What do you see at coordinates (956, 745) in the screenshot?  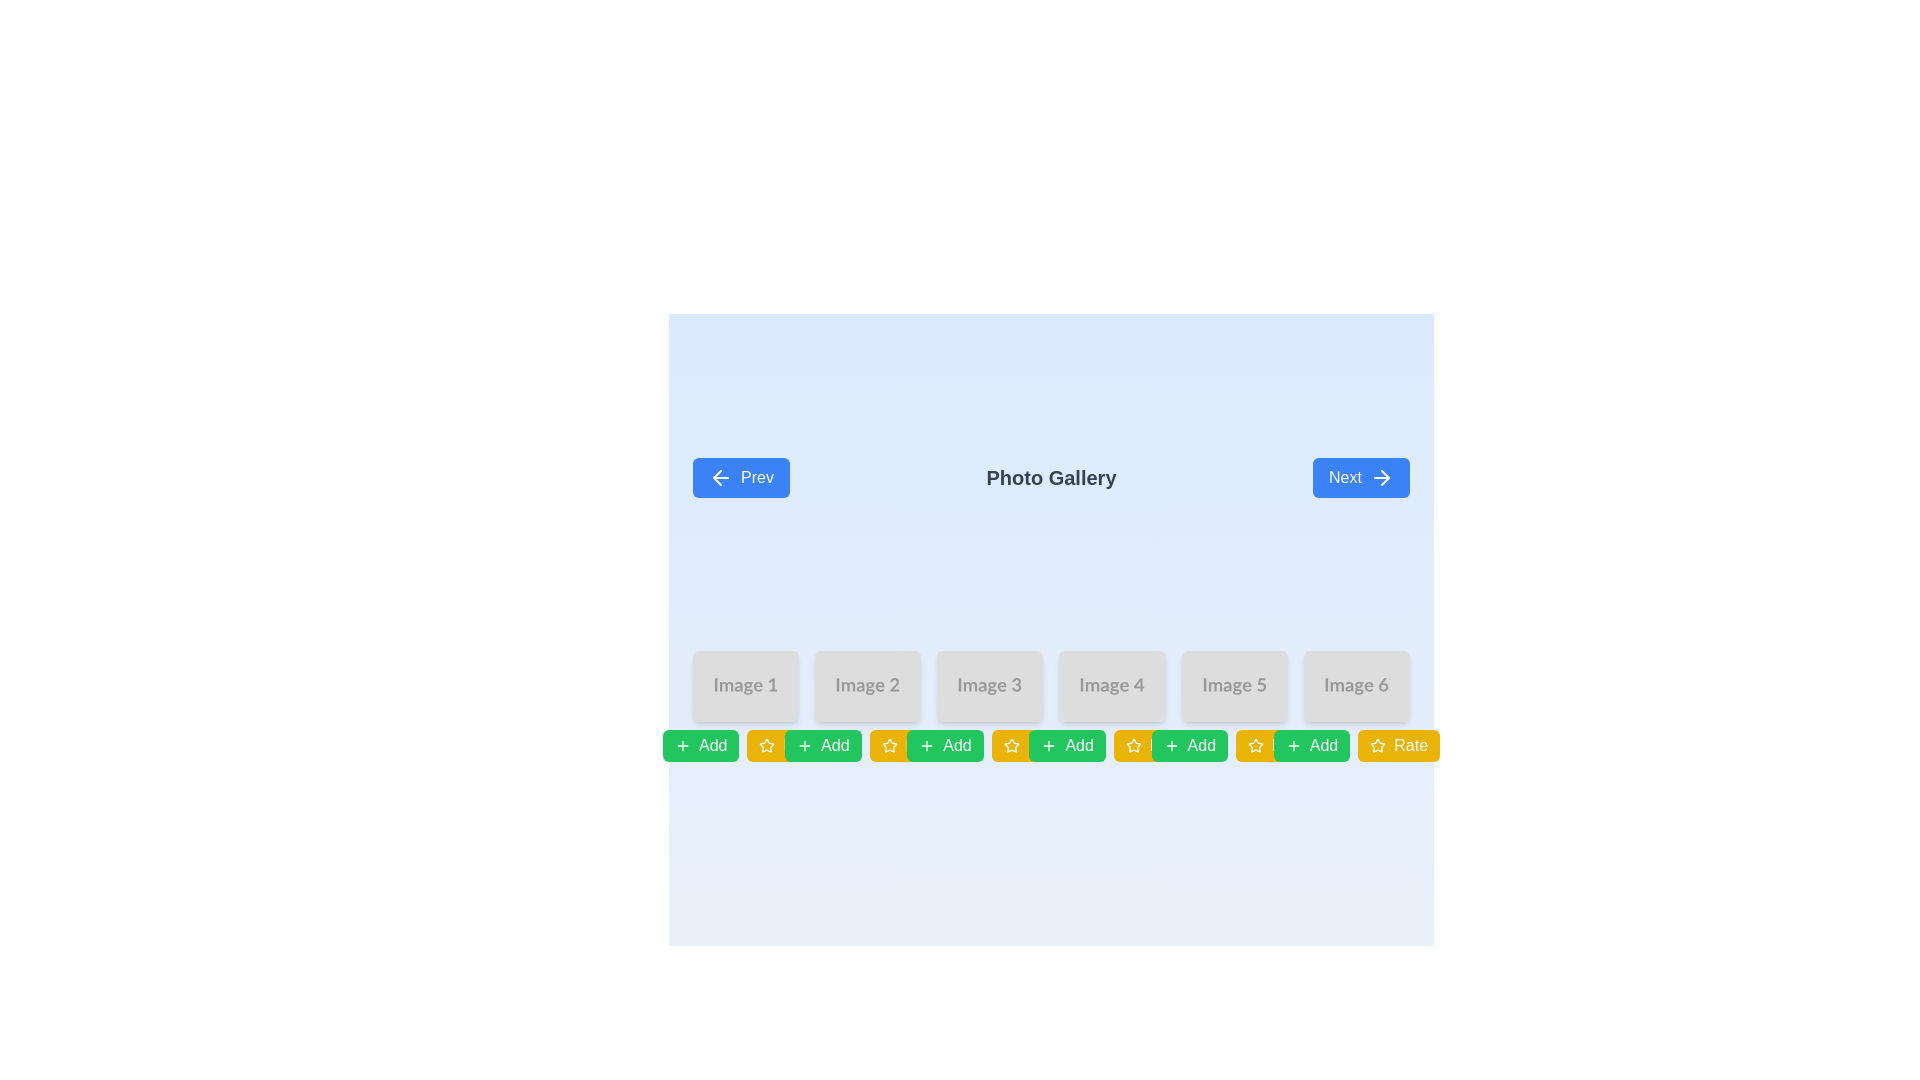 I see `the fourth 'Add' button from the left, which is associated with 'Image 3'` at bounding box center [956, 745].